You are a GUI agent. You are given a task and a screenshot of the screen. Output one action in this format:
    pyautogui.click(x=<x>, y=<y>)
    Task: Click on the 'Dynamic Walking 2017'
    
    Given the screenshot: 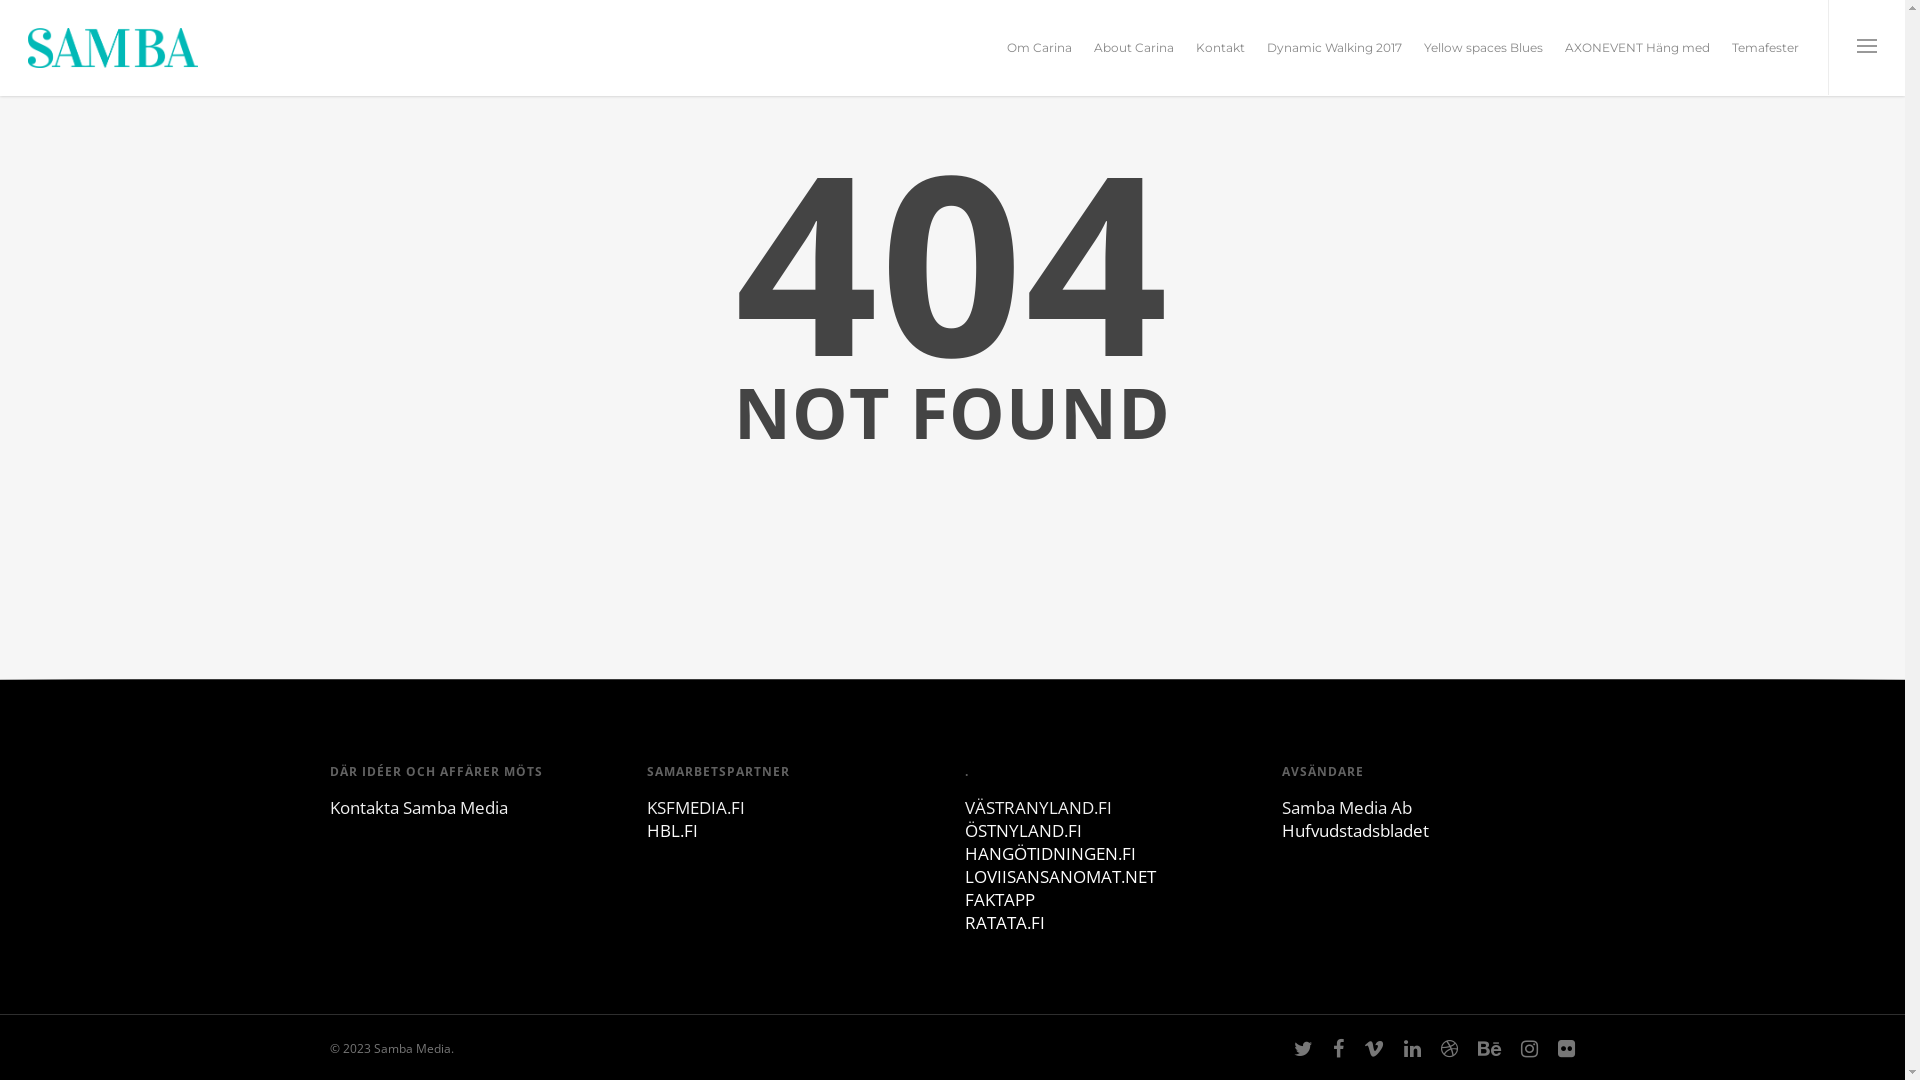 What is the action you would take?
    pyautogui.click(x=1334, y=60)
    